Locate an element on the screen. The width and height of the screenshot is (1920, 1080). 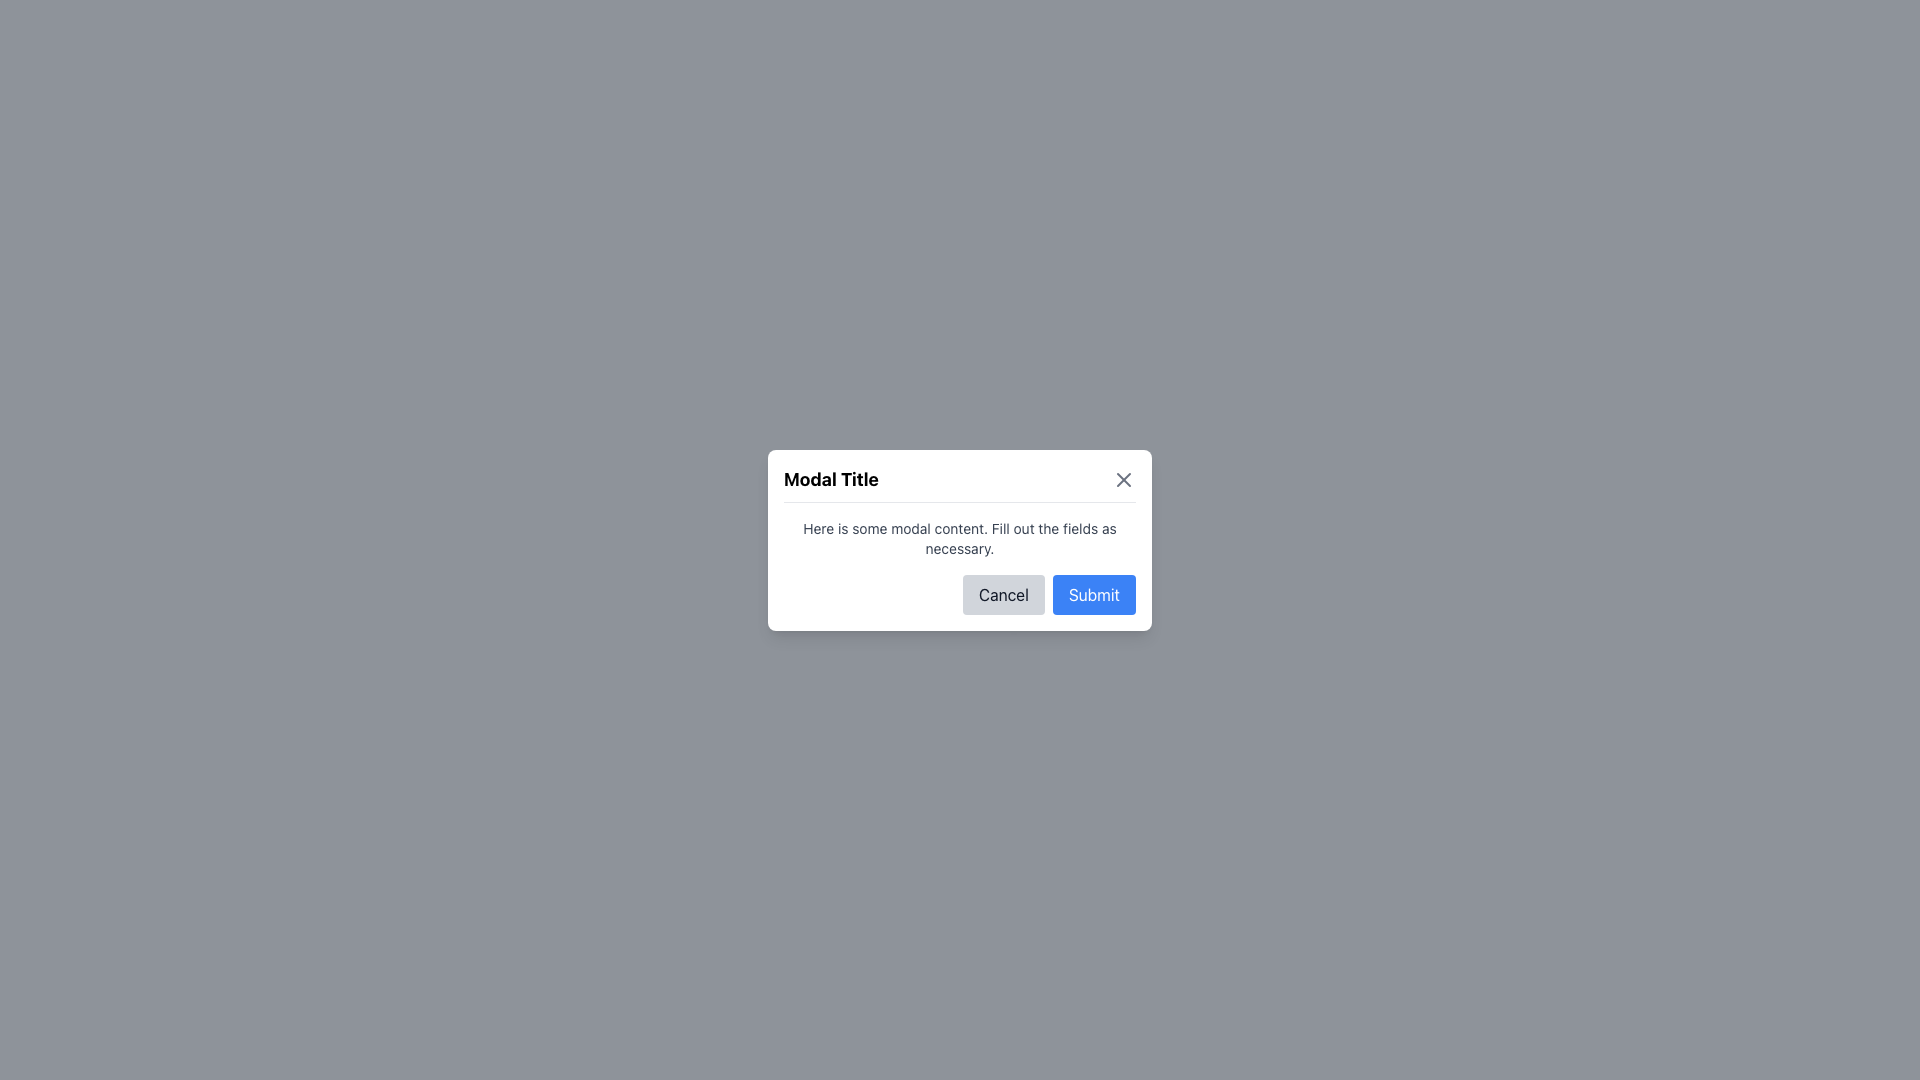
the submit button located at the bottom-right corner of the modal window is located at coordinates (1093, 593).